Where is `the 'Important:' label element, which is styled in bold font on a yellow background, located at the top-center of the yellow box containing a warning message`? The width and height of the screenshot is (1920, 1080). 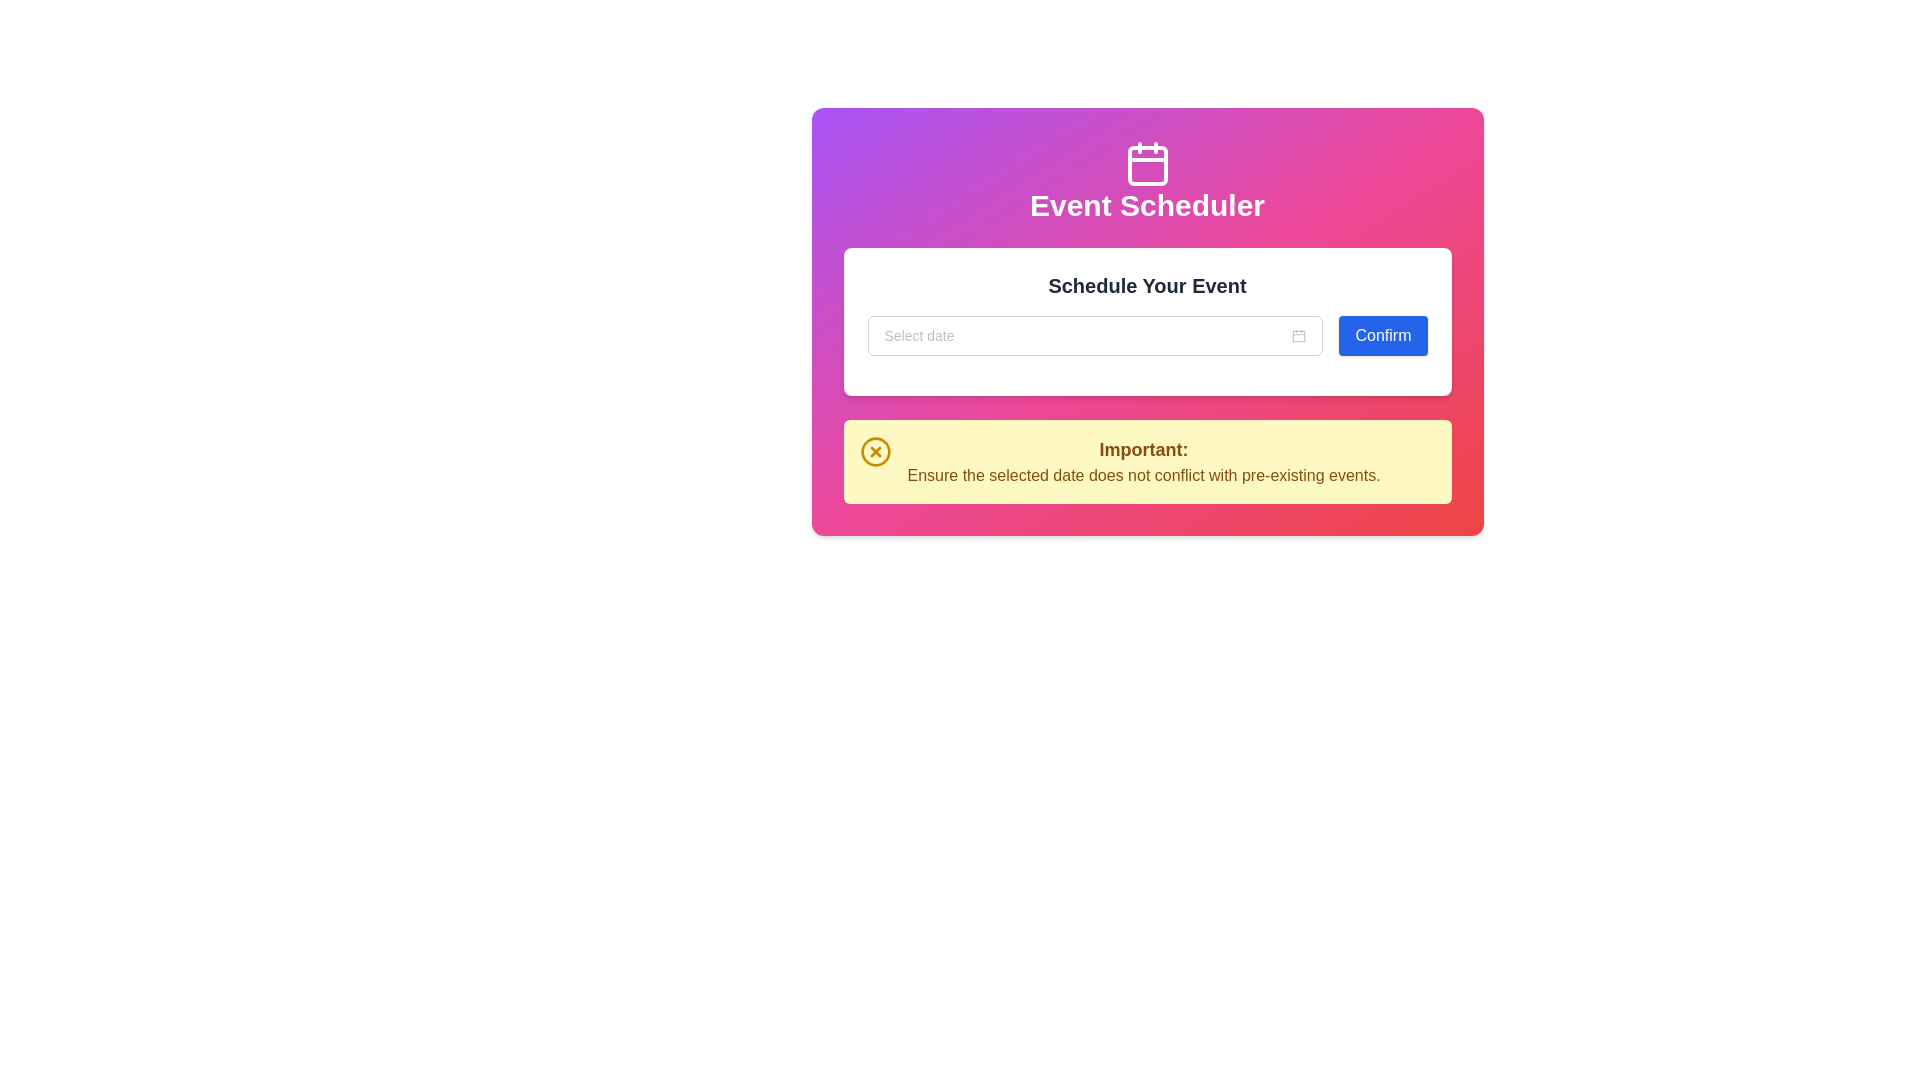
the 'Important:' label element, which is styled in bold font on a yellow background, located at the top-center of the yellow box containing a warning message is located at coordinates (1144, 450).